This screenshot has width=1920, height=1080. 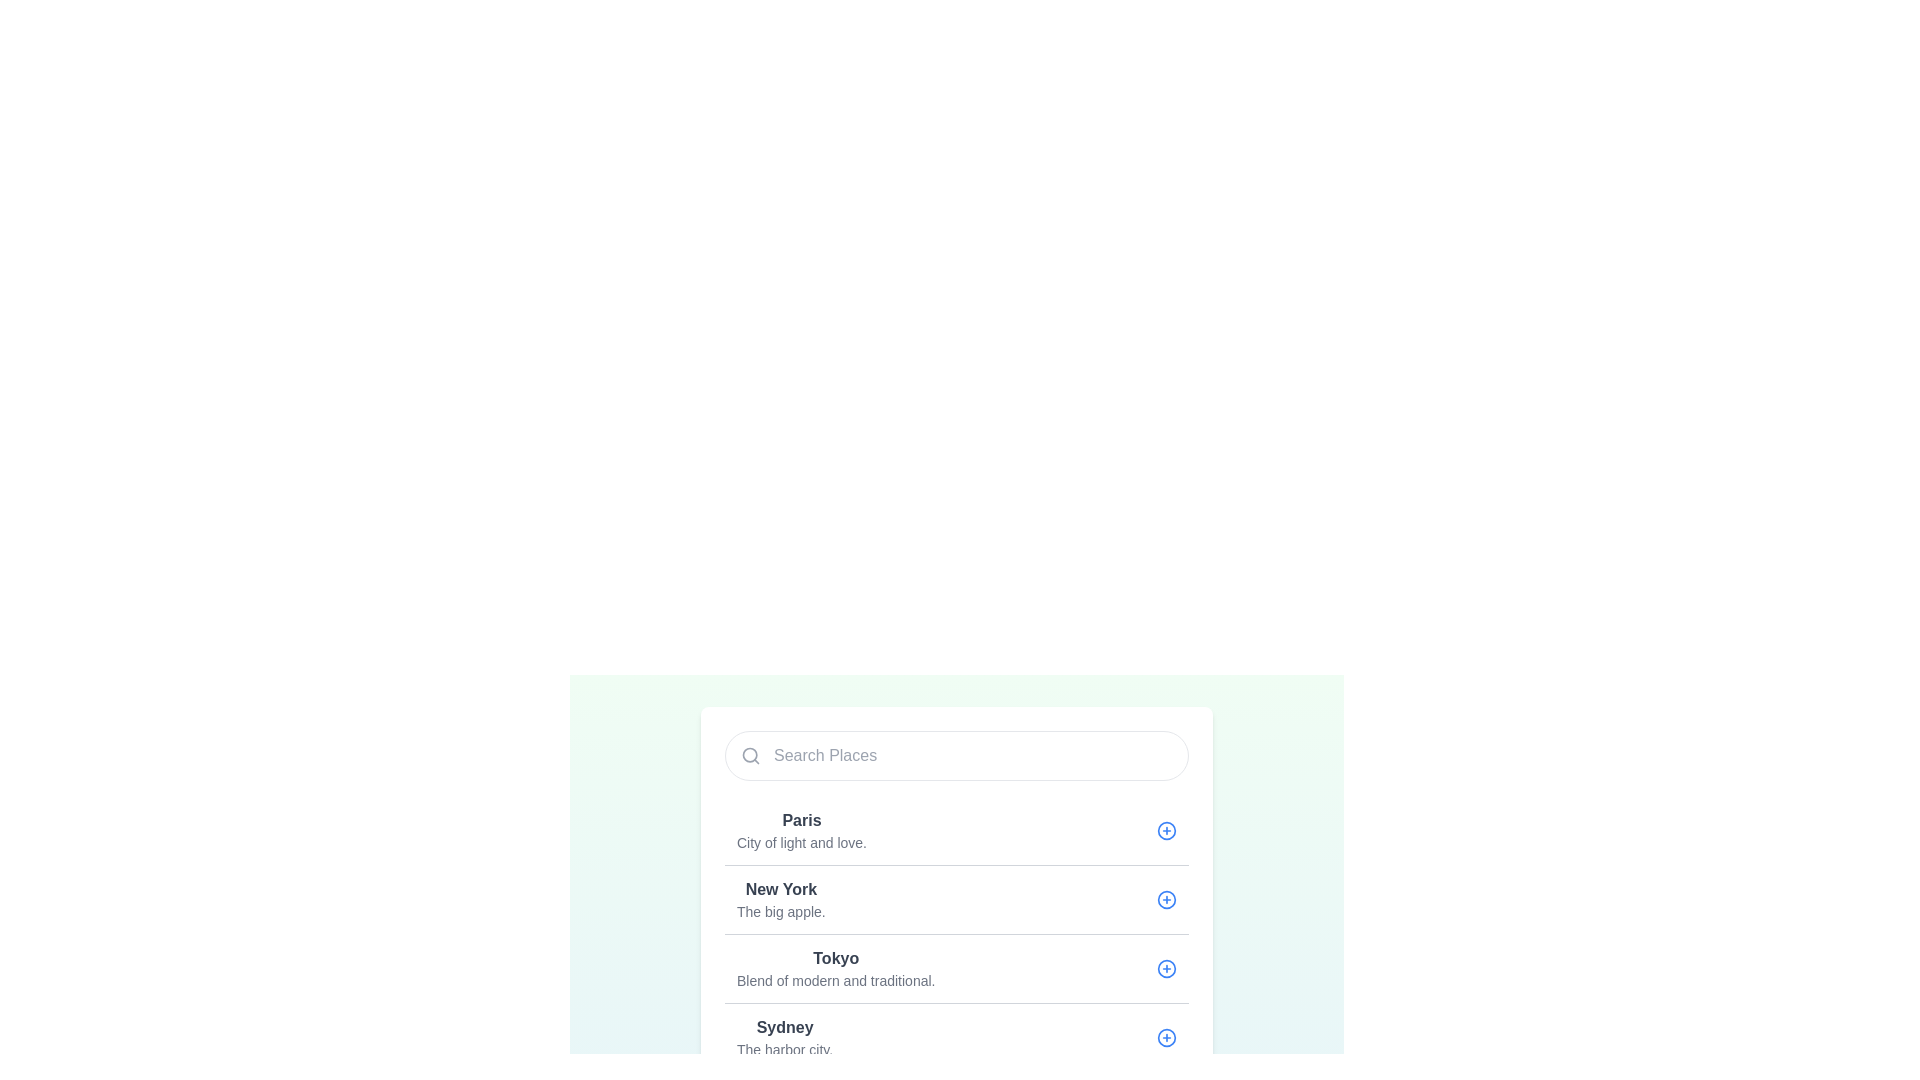 What do you see at coordinates (955, 1036) in the screenshot?
I see `the fourth list item titled 'Sydney' with the subtitle 'The harbor city.'` at bounding box center [955, 1036].